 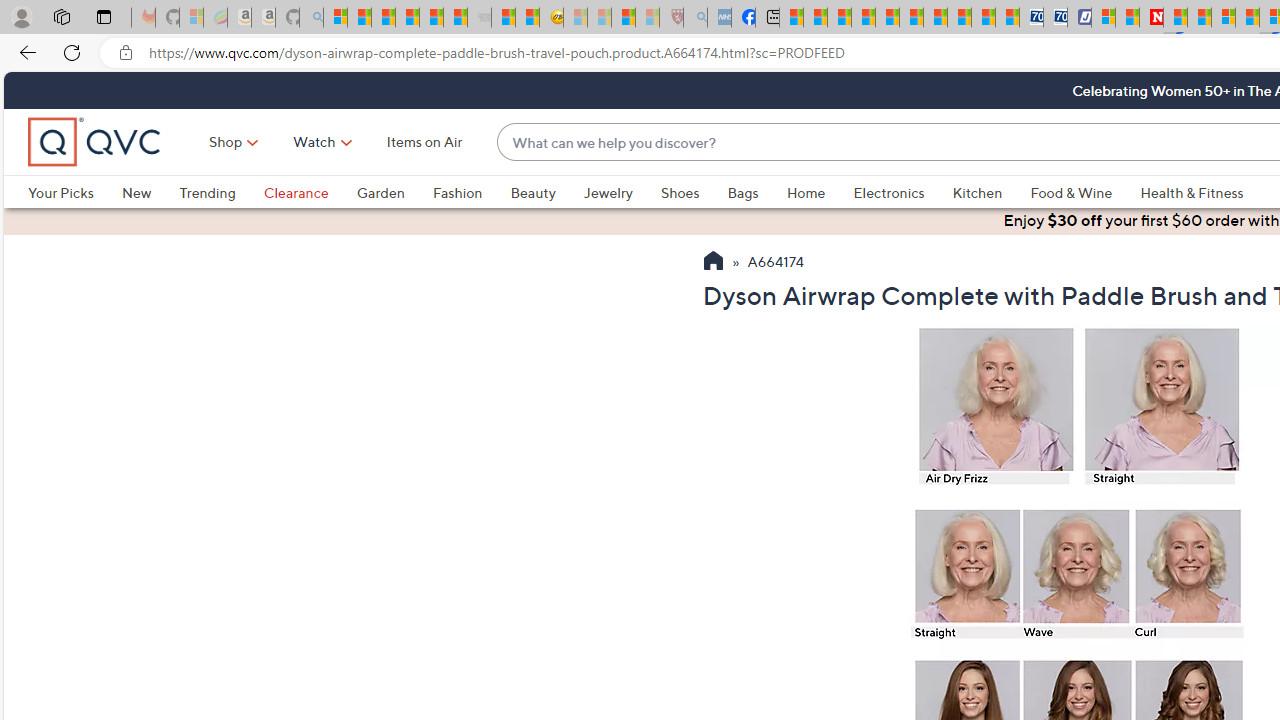 I want to click on 'Shoes', so click(x=694, y=192).